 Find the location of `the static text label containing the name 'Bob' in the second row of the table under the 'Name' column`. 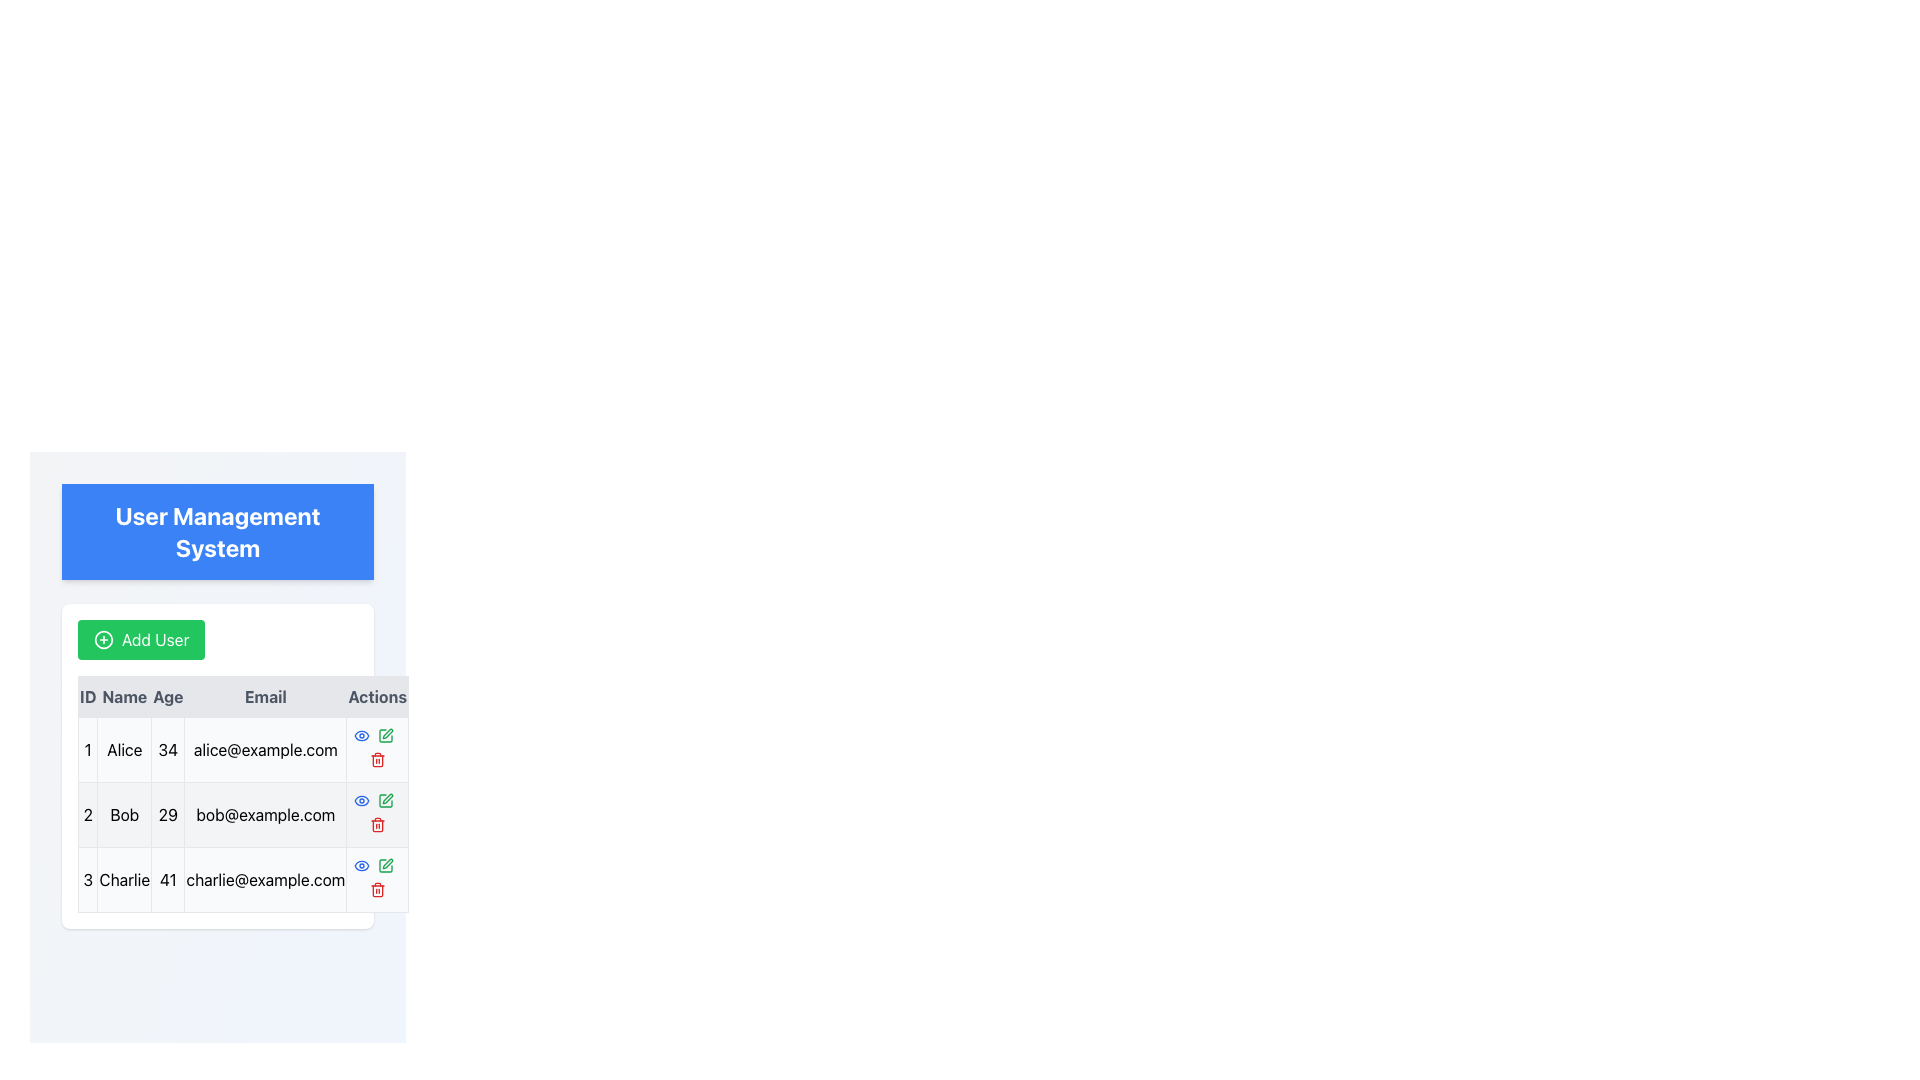

the static text label containing the name 'Bob' in the second row of the table under the 'Name' column is located at coordinates (123, 814).